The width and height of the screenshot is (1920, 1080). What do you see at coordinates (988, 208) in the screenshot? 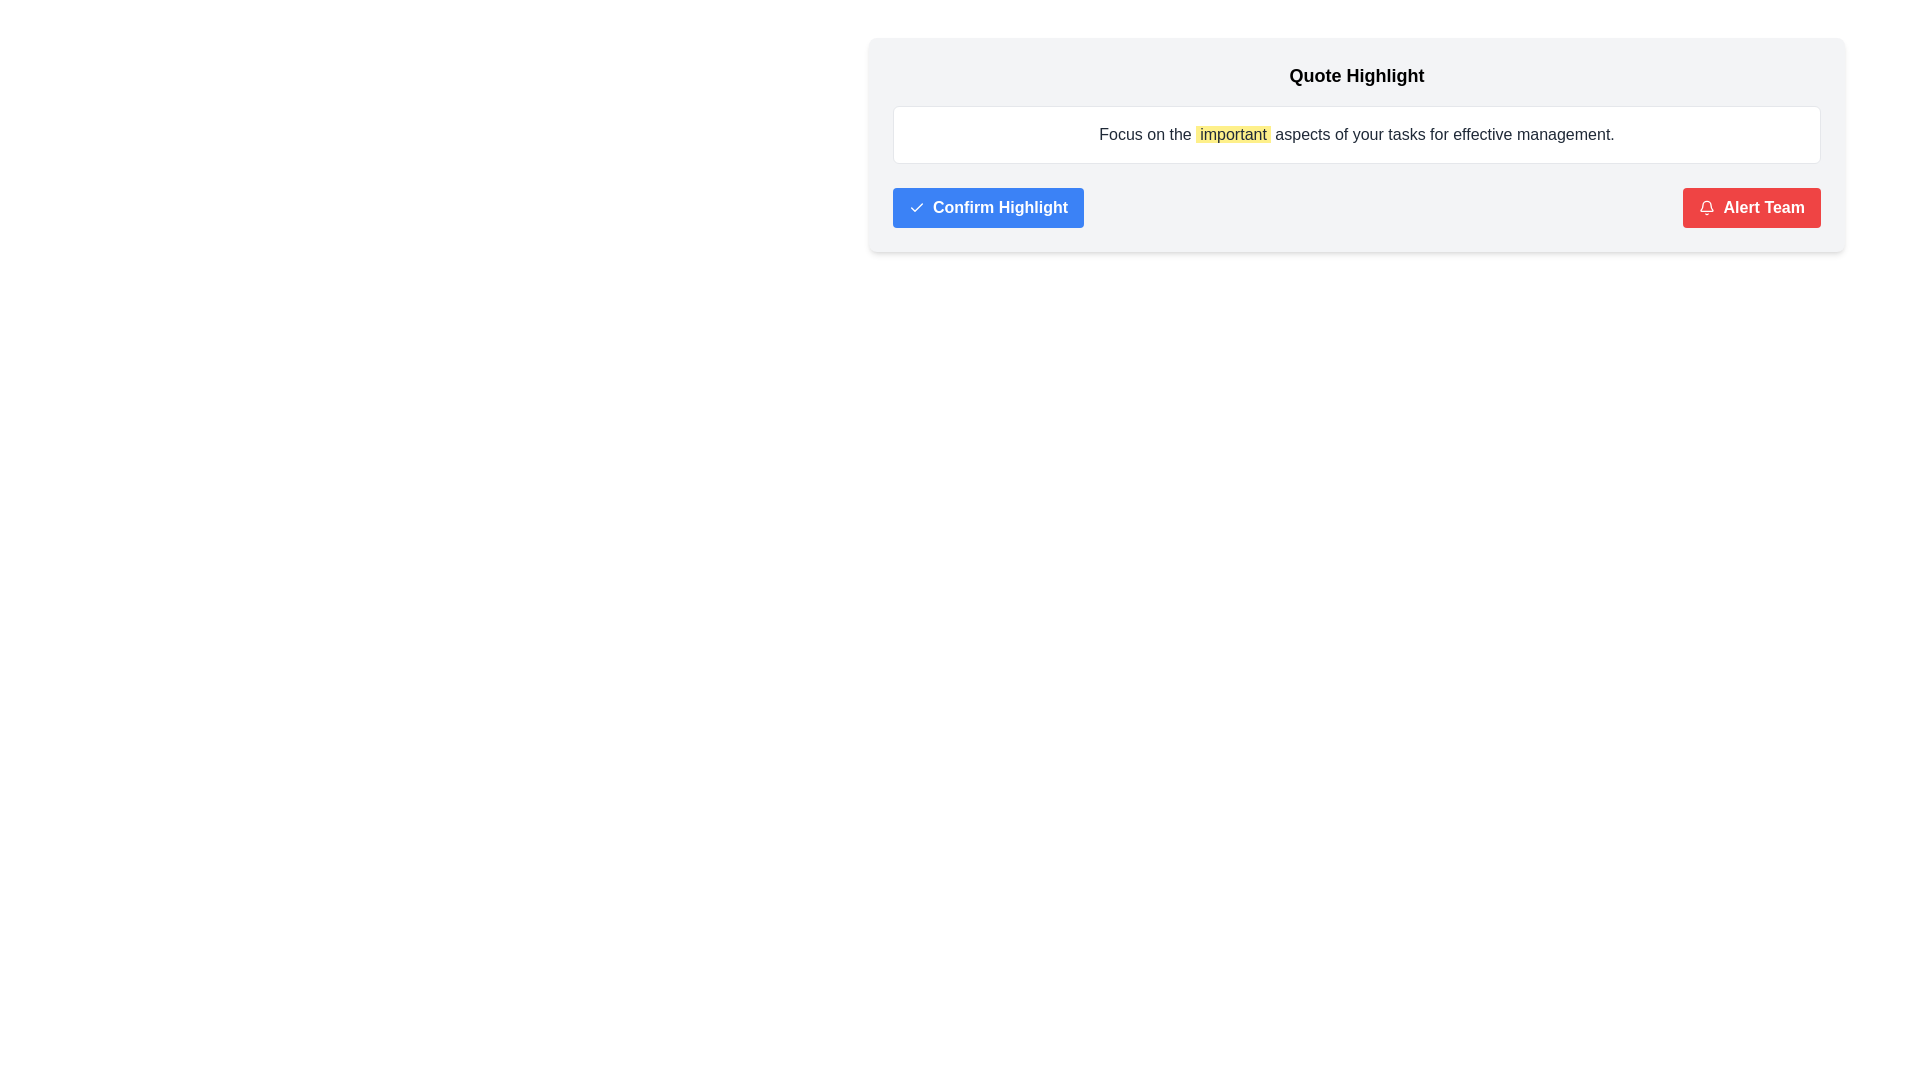
I see `the blue rectangular button labeled 'Confirm Highlight' with a check icon on the left side` at bounding box center [988, 208].